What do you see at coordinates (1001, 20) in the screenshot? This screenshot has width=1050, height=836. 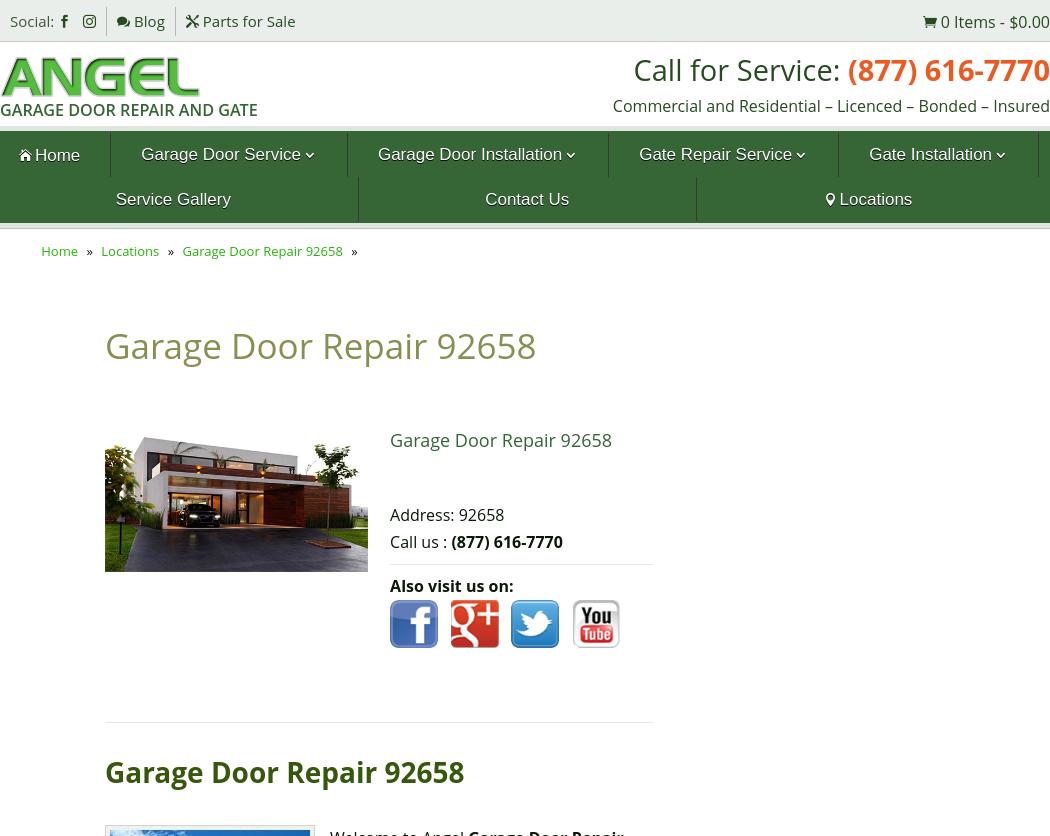 I see `'-'` at bounding box center [1001, 20].